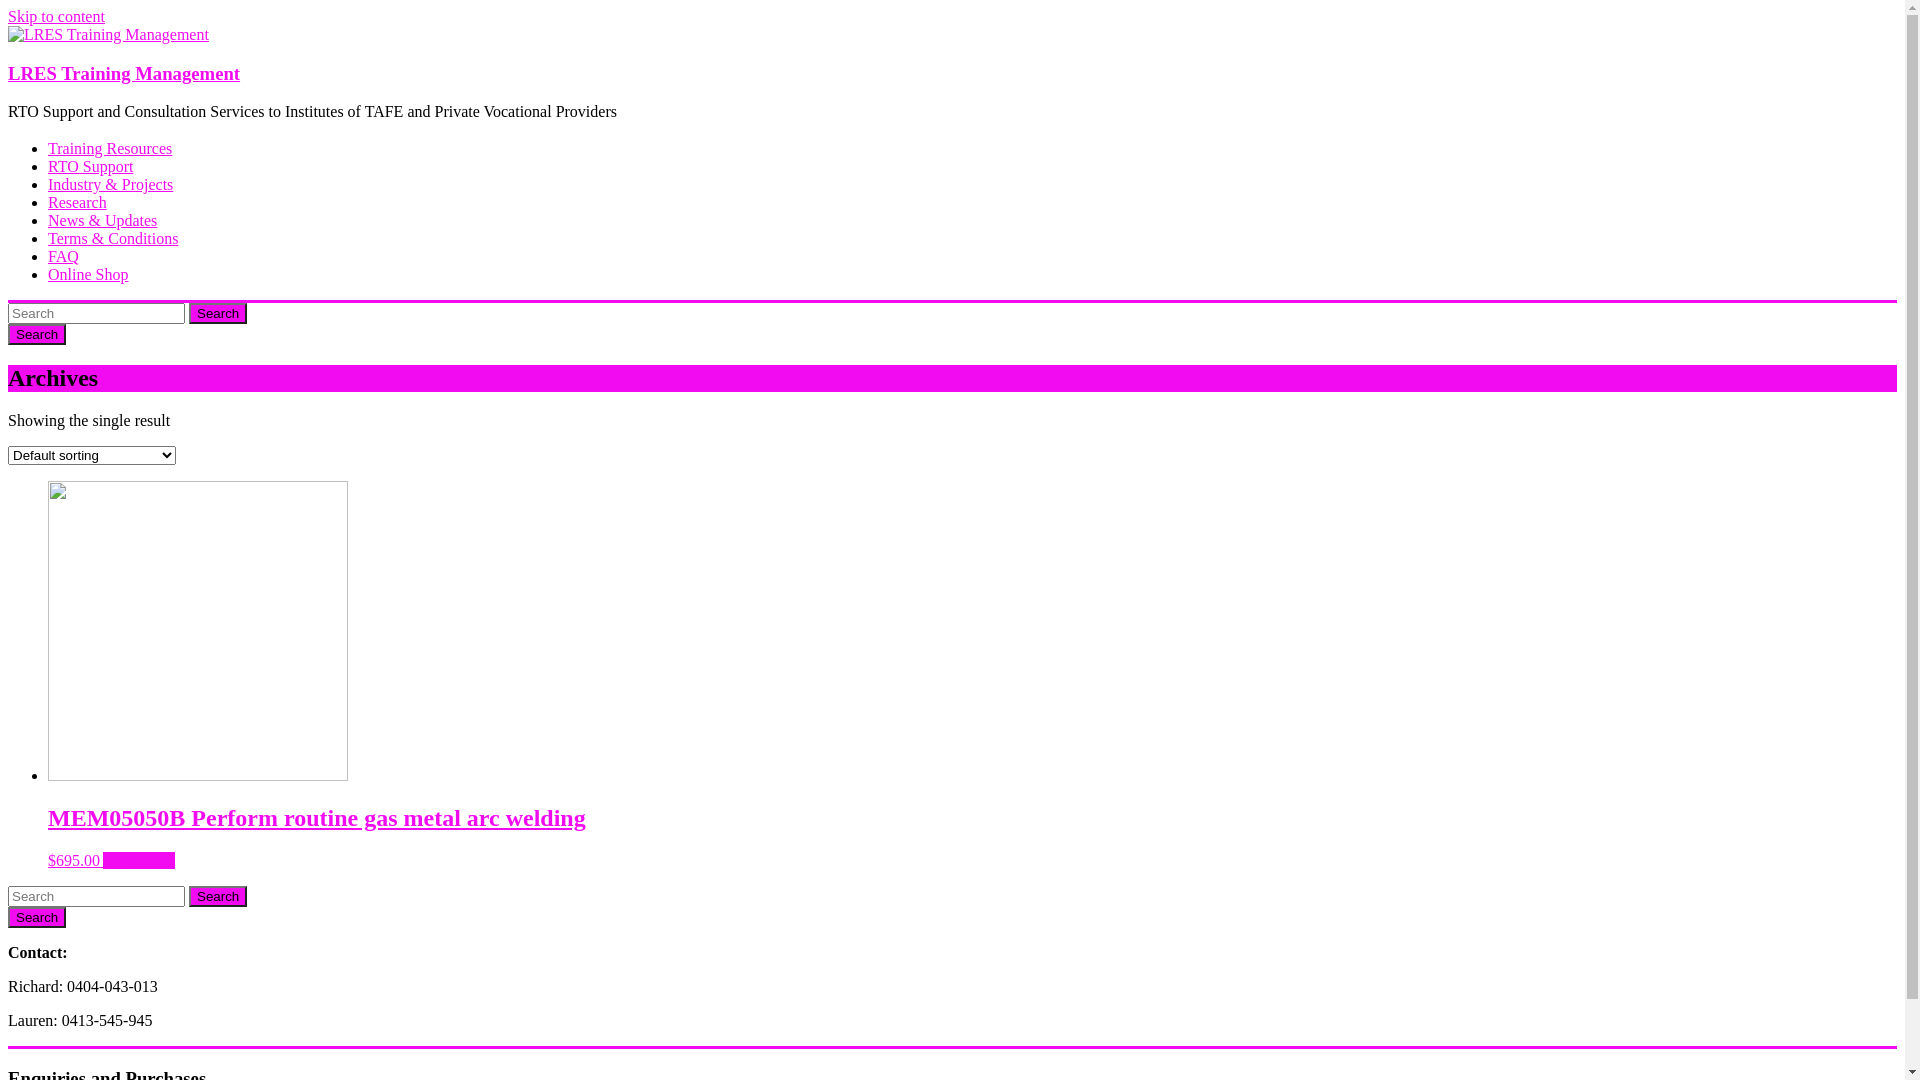 The width and height of the screenshot is (1920, 1080). What do you see at coordinates (63, 255) in the screenshot?
I see `'FAQ'` at bounding box center [63, 255].